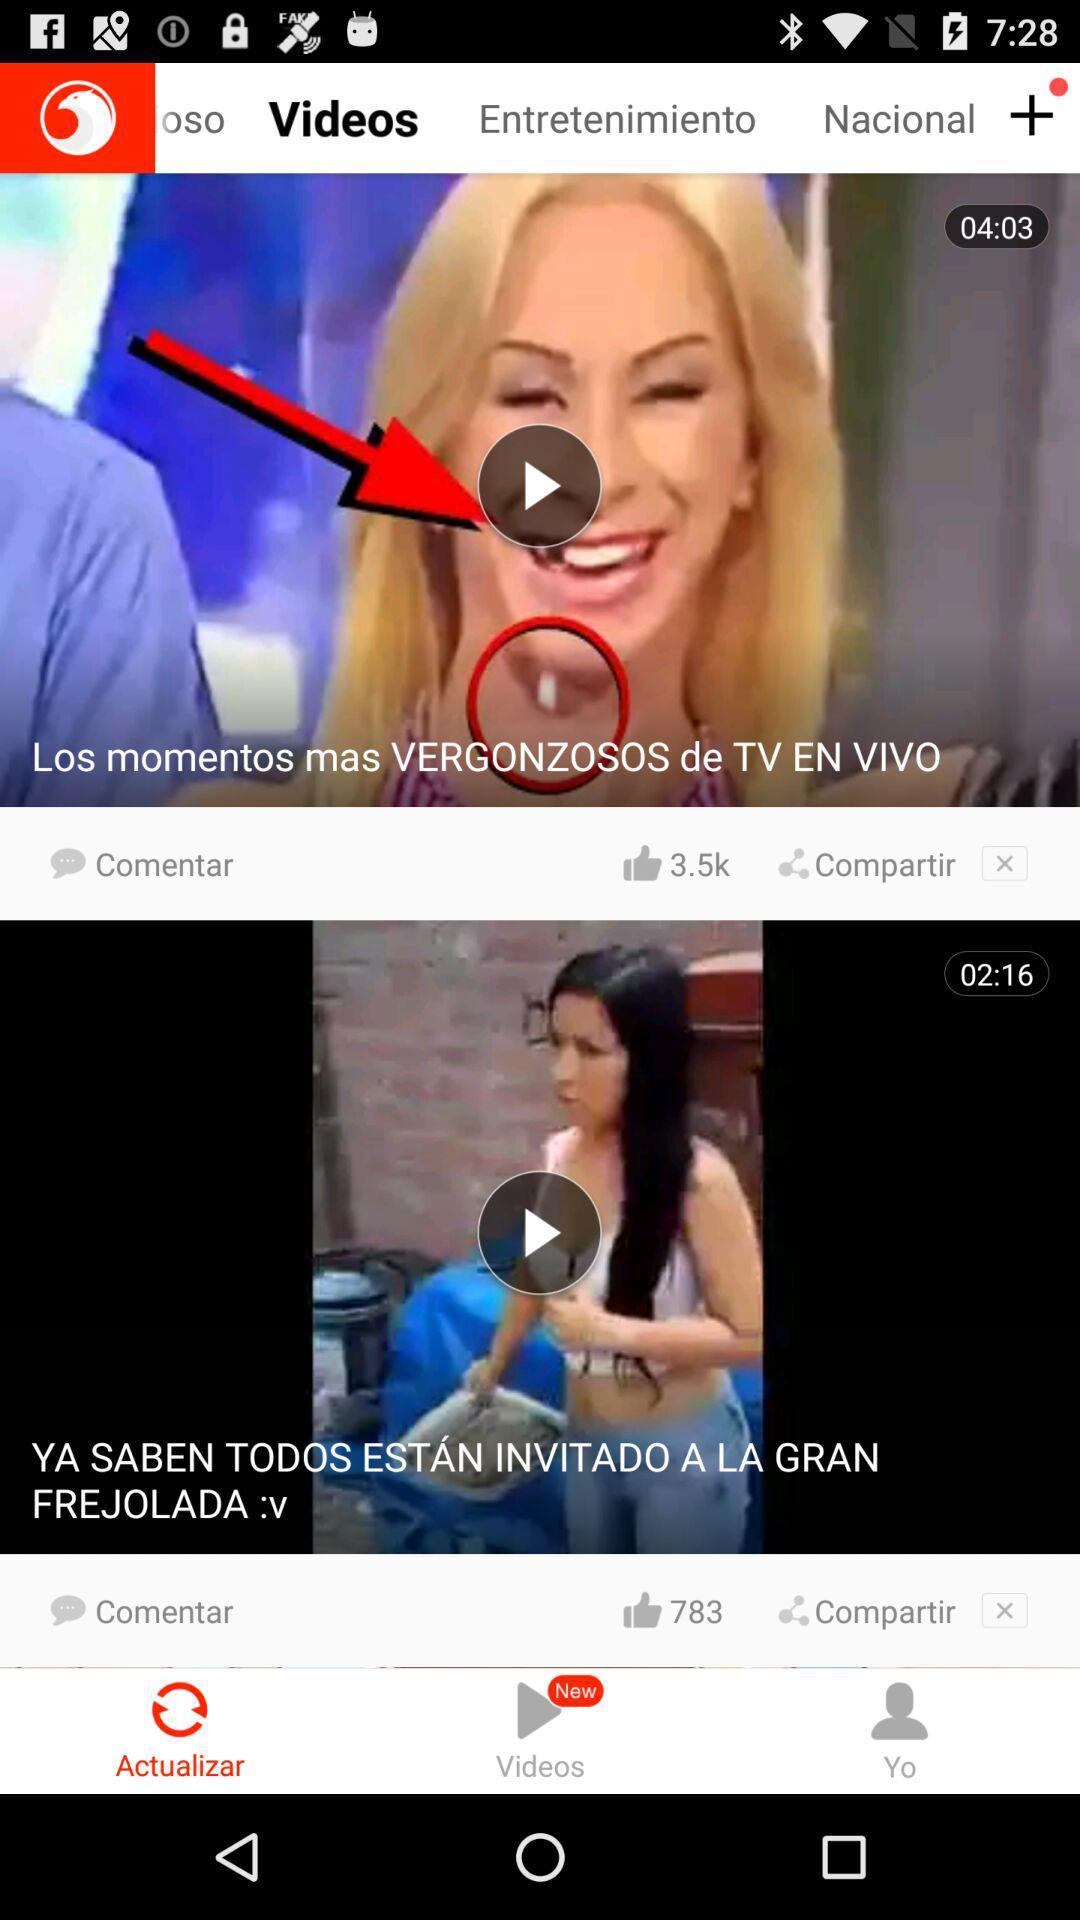  Describe the element at coordinates (1004, 1610) in the screenshot. I see `remove video` at that location.